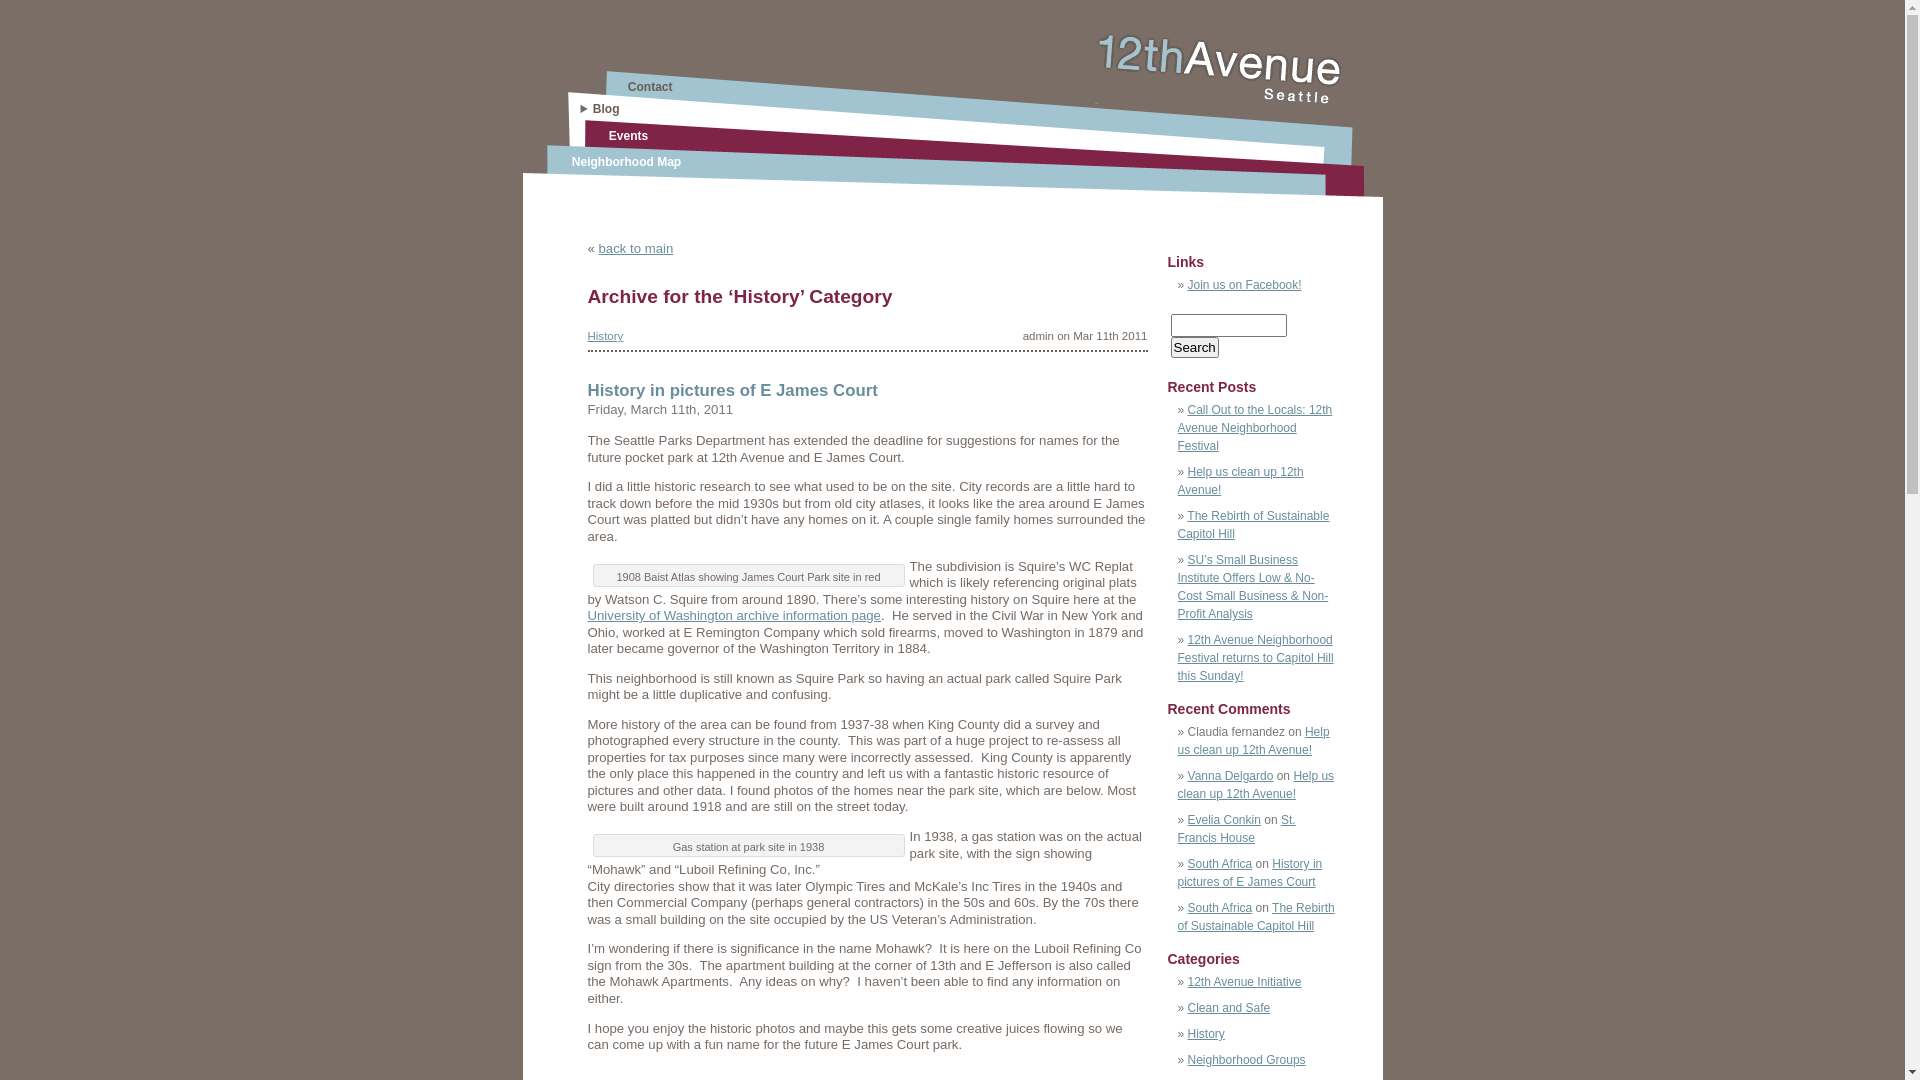 This screenshot has width=1920, height=1080. Describe the element at coordinates (1188, 863) in the screenshot. I see `'South Africa'` at that location.